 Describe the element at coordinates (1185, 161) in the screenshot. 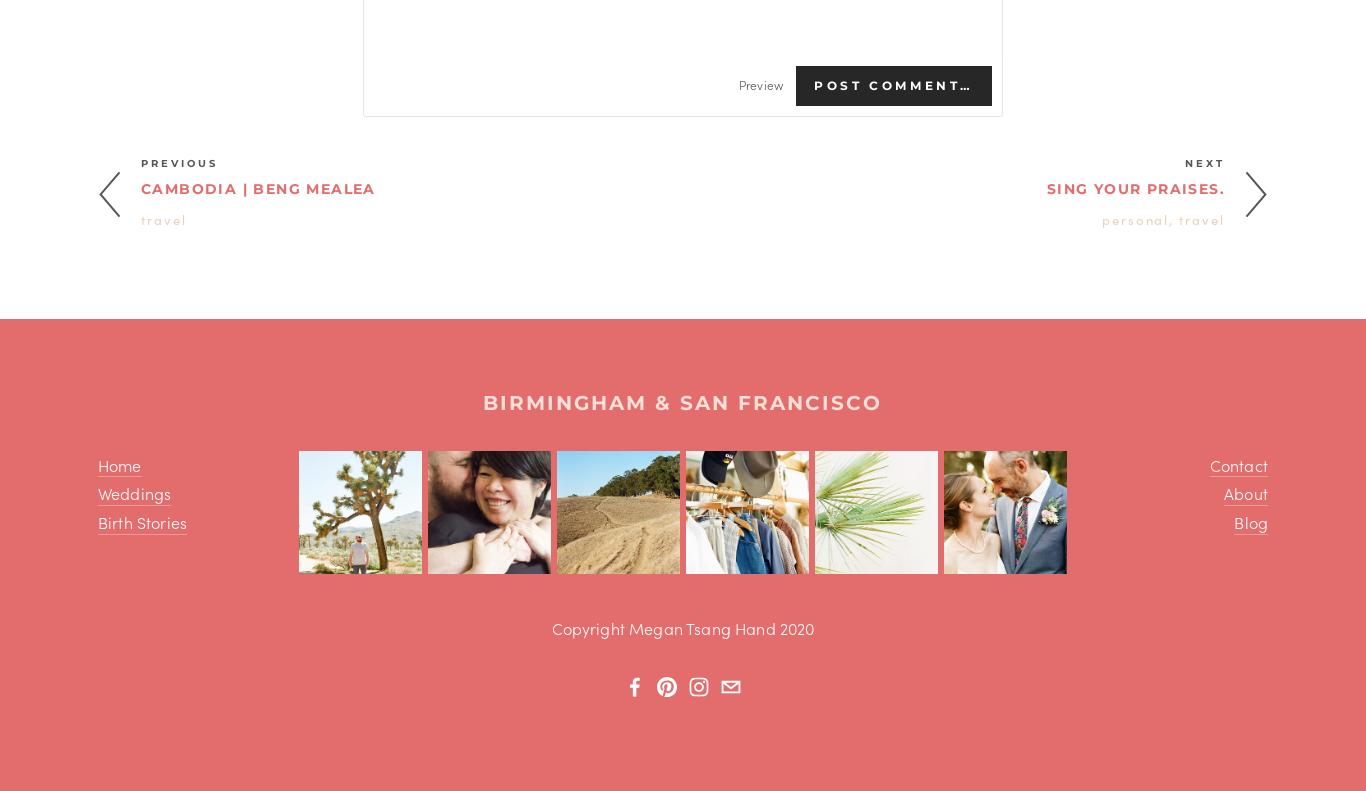

I see `'Next'` at that location.